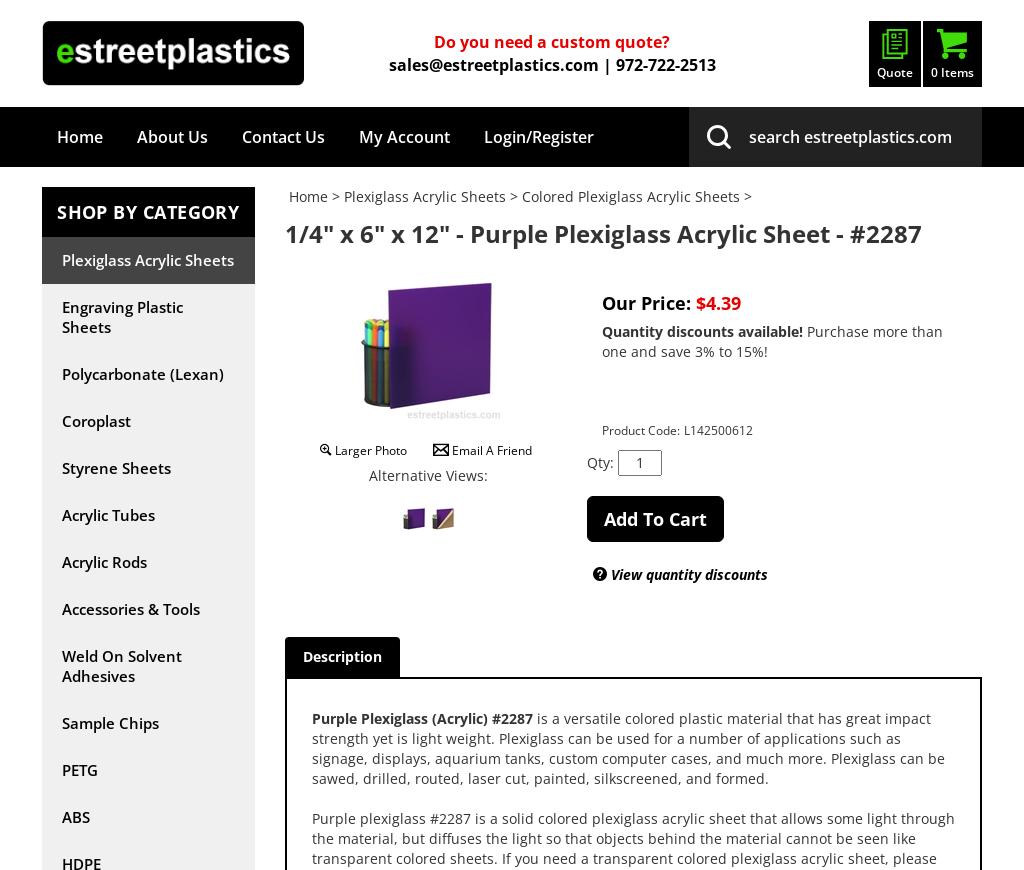 The height and width of the screenshot is (870, 1024). What do you see at coordinates (644, 303) in the screenshot?
I see `'Our Price:'` at bounding box center [644, 303].